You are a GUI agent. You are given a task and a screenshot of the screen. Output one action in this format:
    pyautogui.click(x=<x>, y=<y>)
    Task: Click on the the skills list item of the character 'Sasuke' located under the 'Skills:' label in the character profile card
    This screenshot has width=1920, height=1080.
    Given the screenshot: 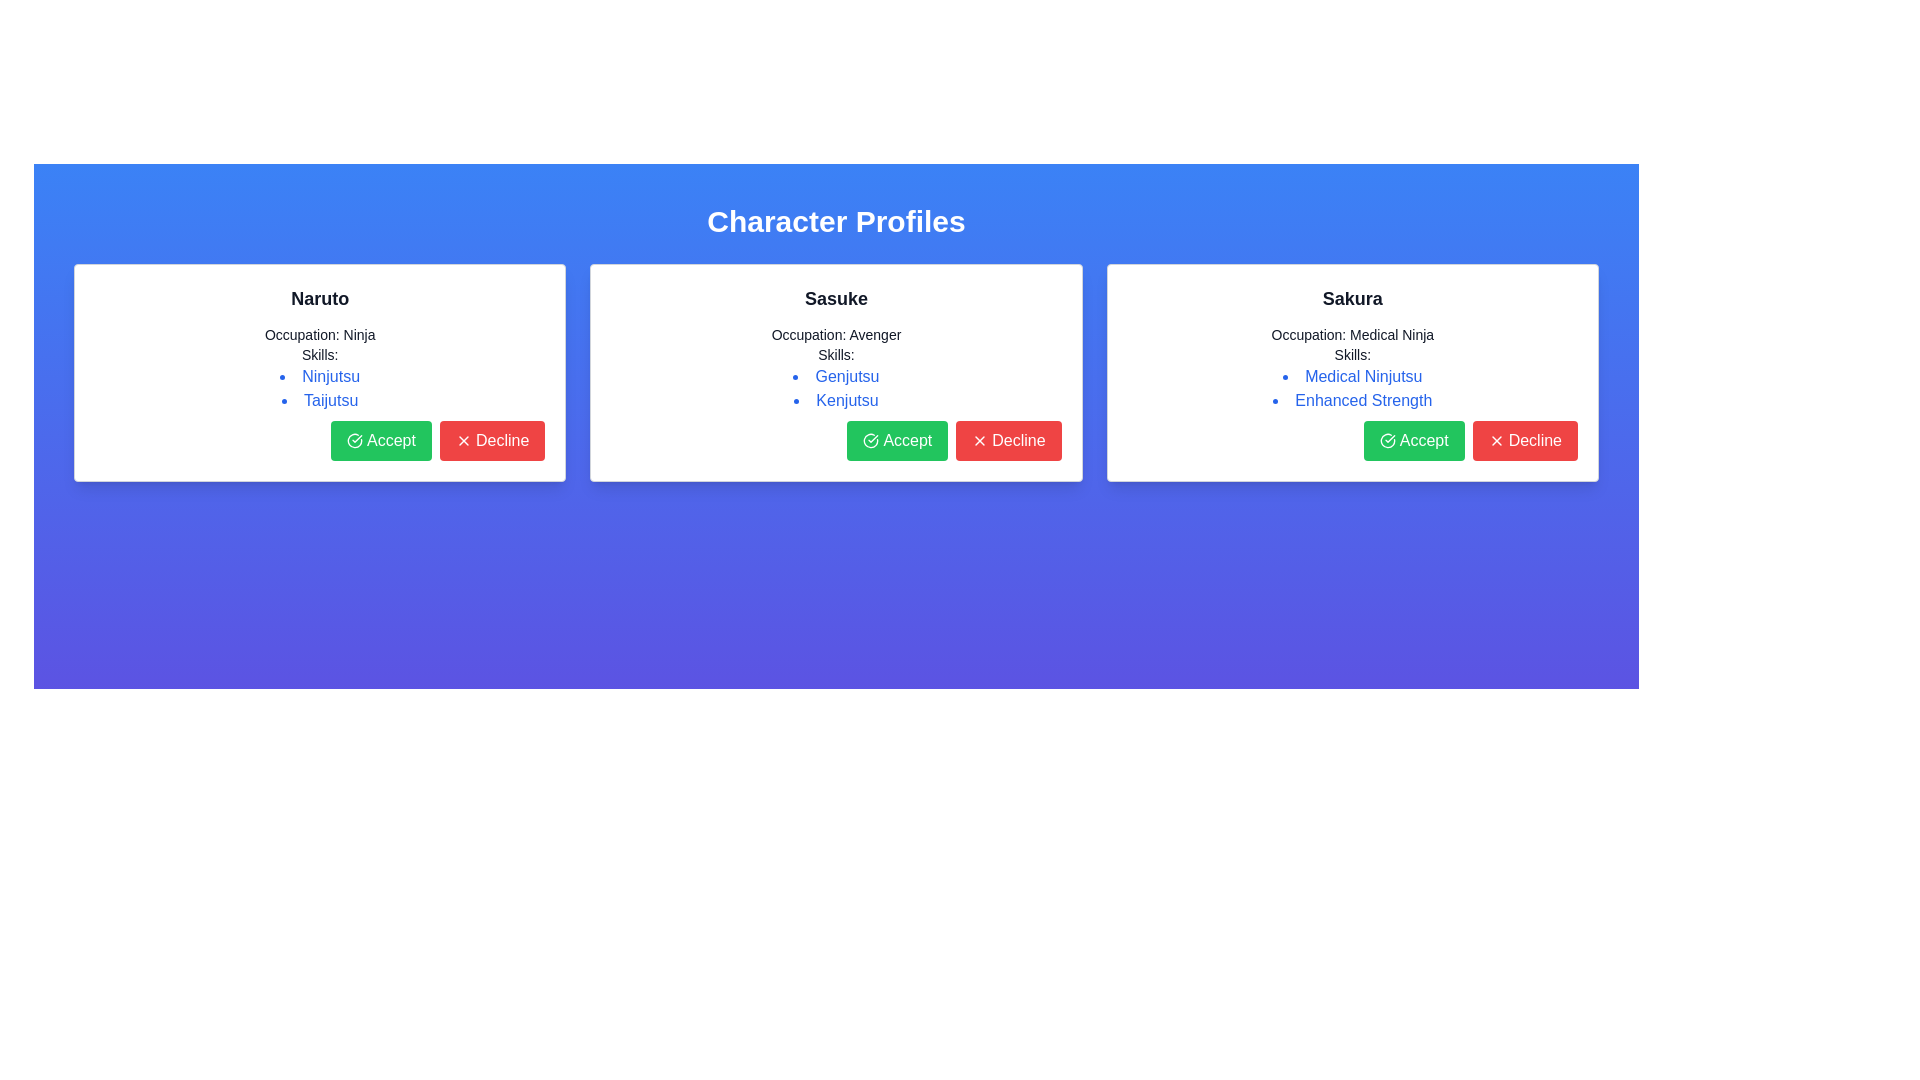 What is the action you would take?
    pyautogui.click(x=836, y=389)
    